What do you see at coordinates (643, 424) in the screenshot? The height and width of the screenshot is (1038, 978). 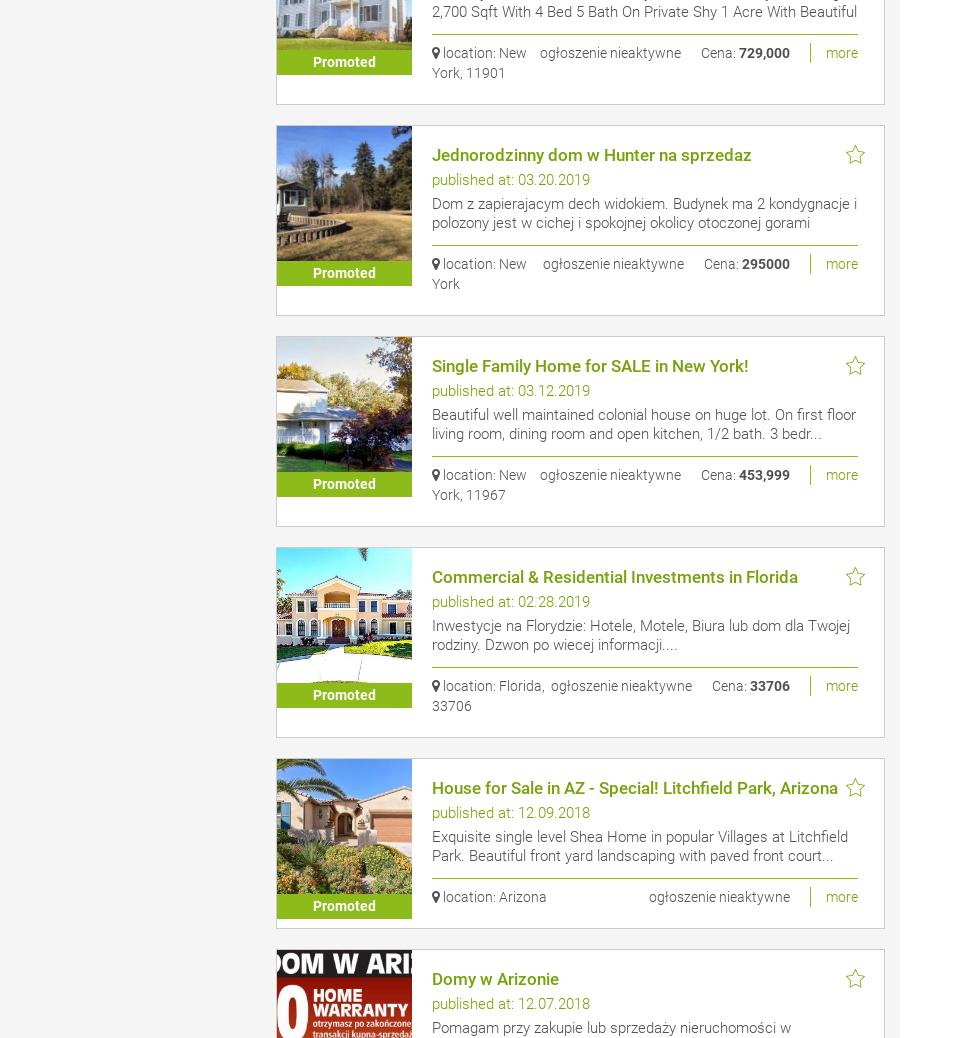 I see `'Beautiful well maintained colonial house on huge lot. On first floor living room, dining room and open kitchen, 1/2 bath. 3 bedr...'` at bounding box center [643, 424].